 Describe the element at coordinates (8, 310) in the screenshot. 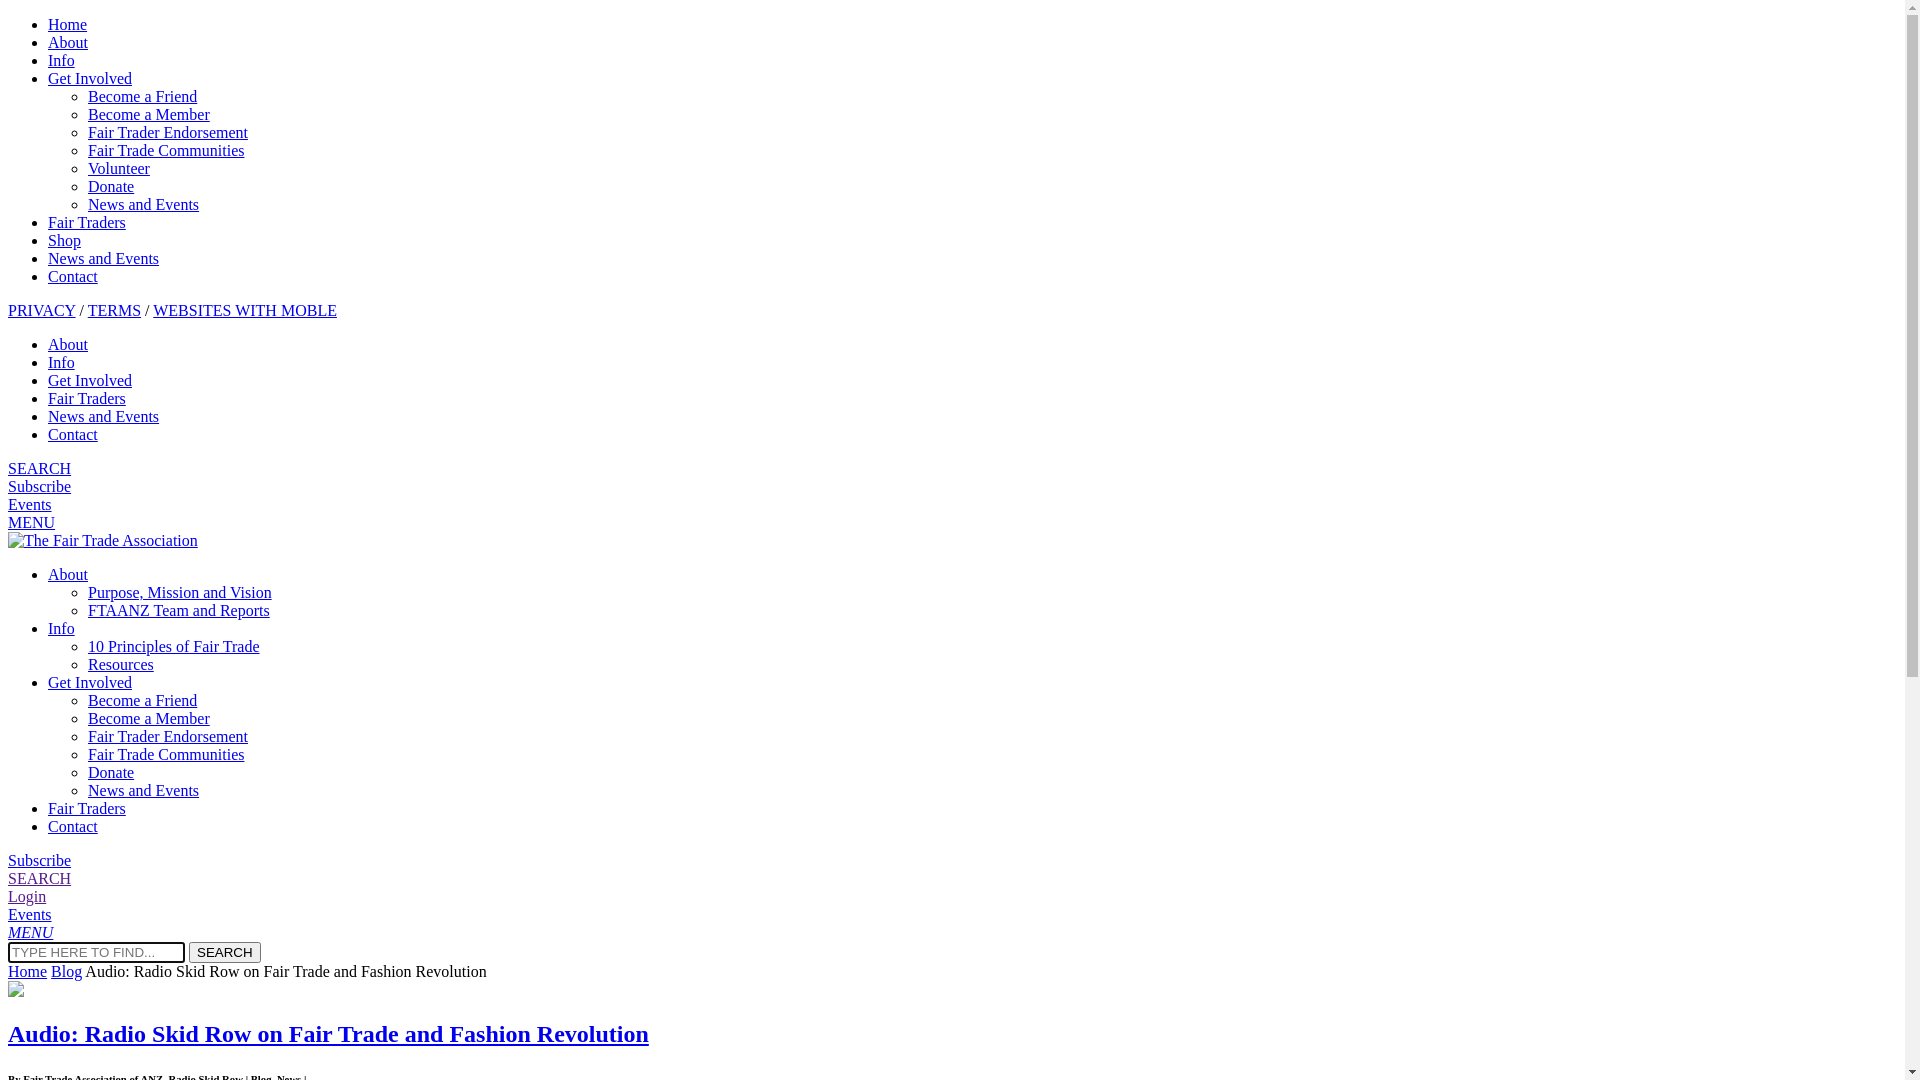

I see `'PRIVACY'` at that location.